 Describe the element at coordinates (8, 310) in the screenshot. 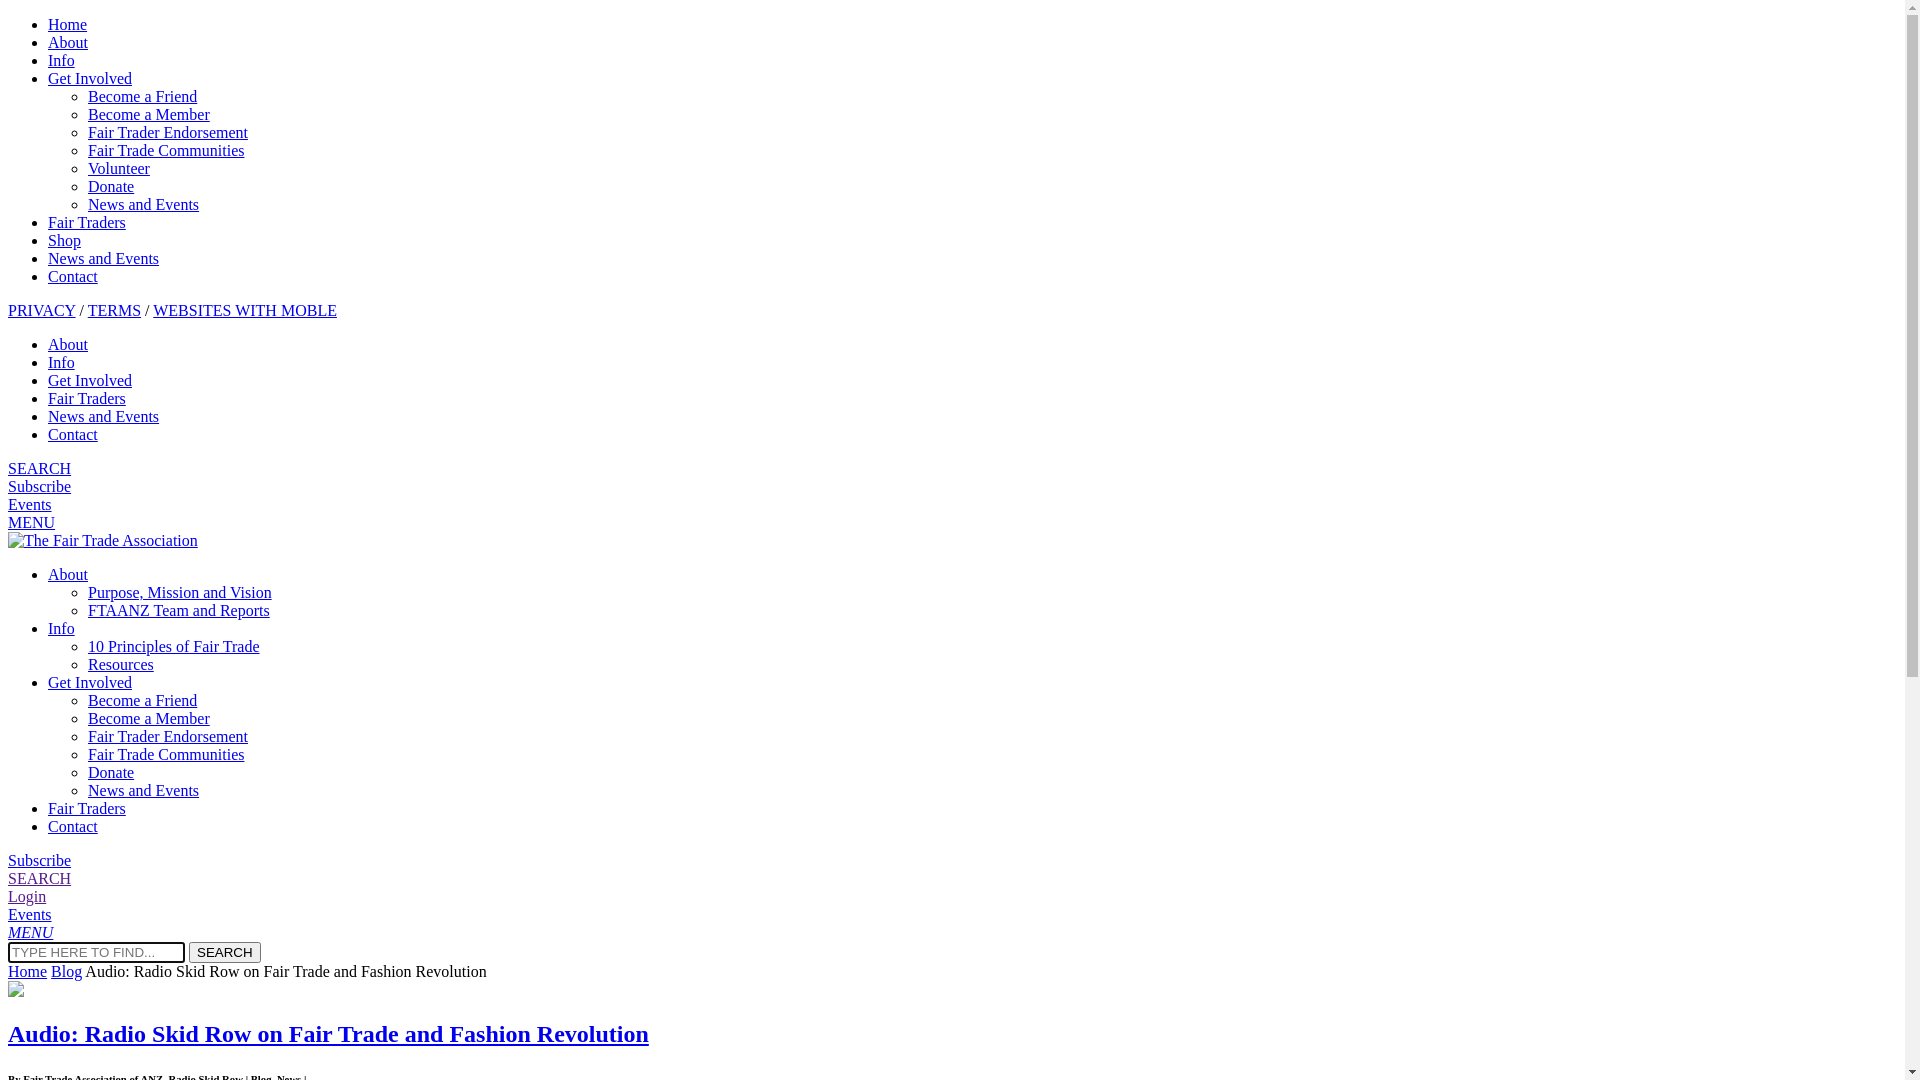

I see `'PRIVACY'` at that location.